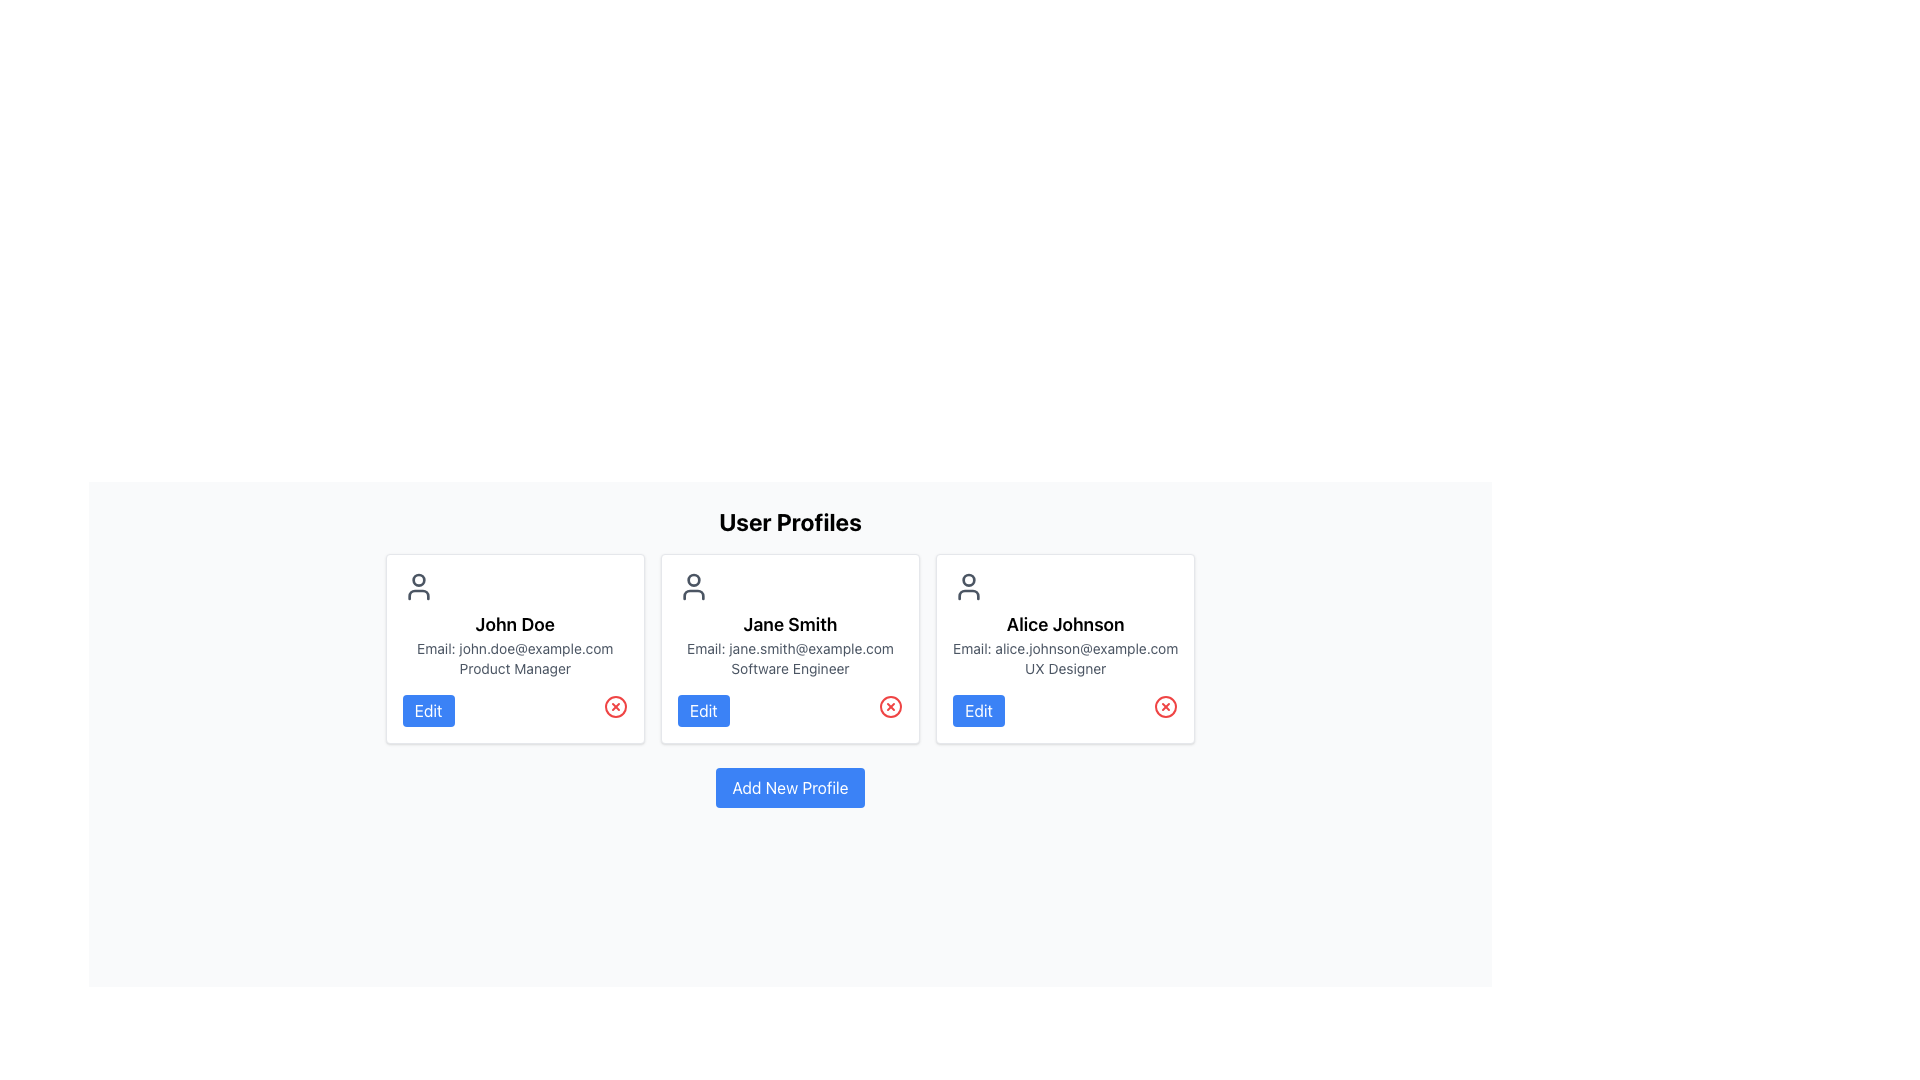 The height and width of the screenshot is (1080, 1920). I want to click on the red circular delete icon with a white cross inside, located at the bottom-right corner of Alice Johnson's user card, so click(1166, 705).